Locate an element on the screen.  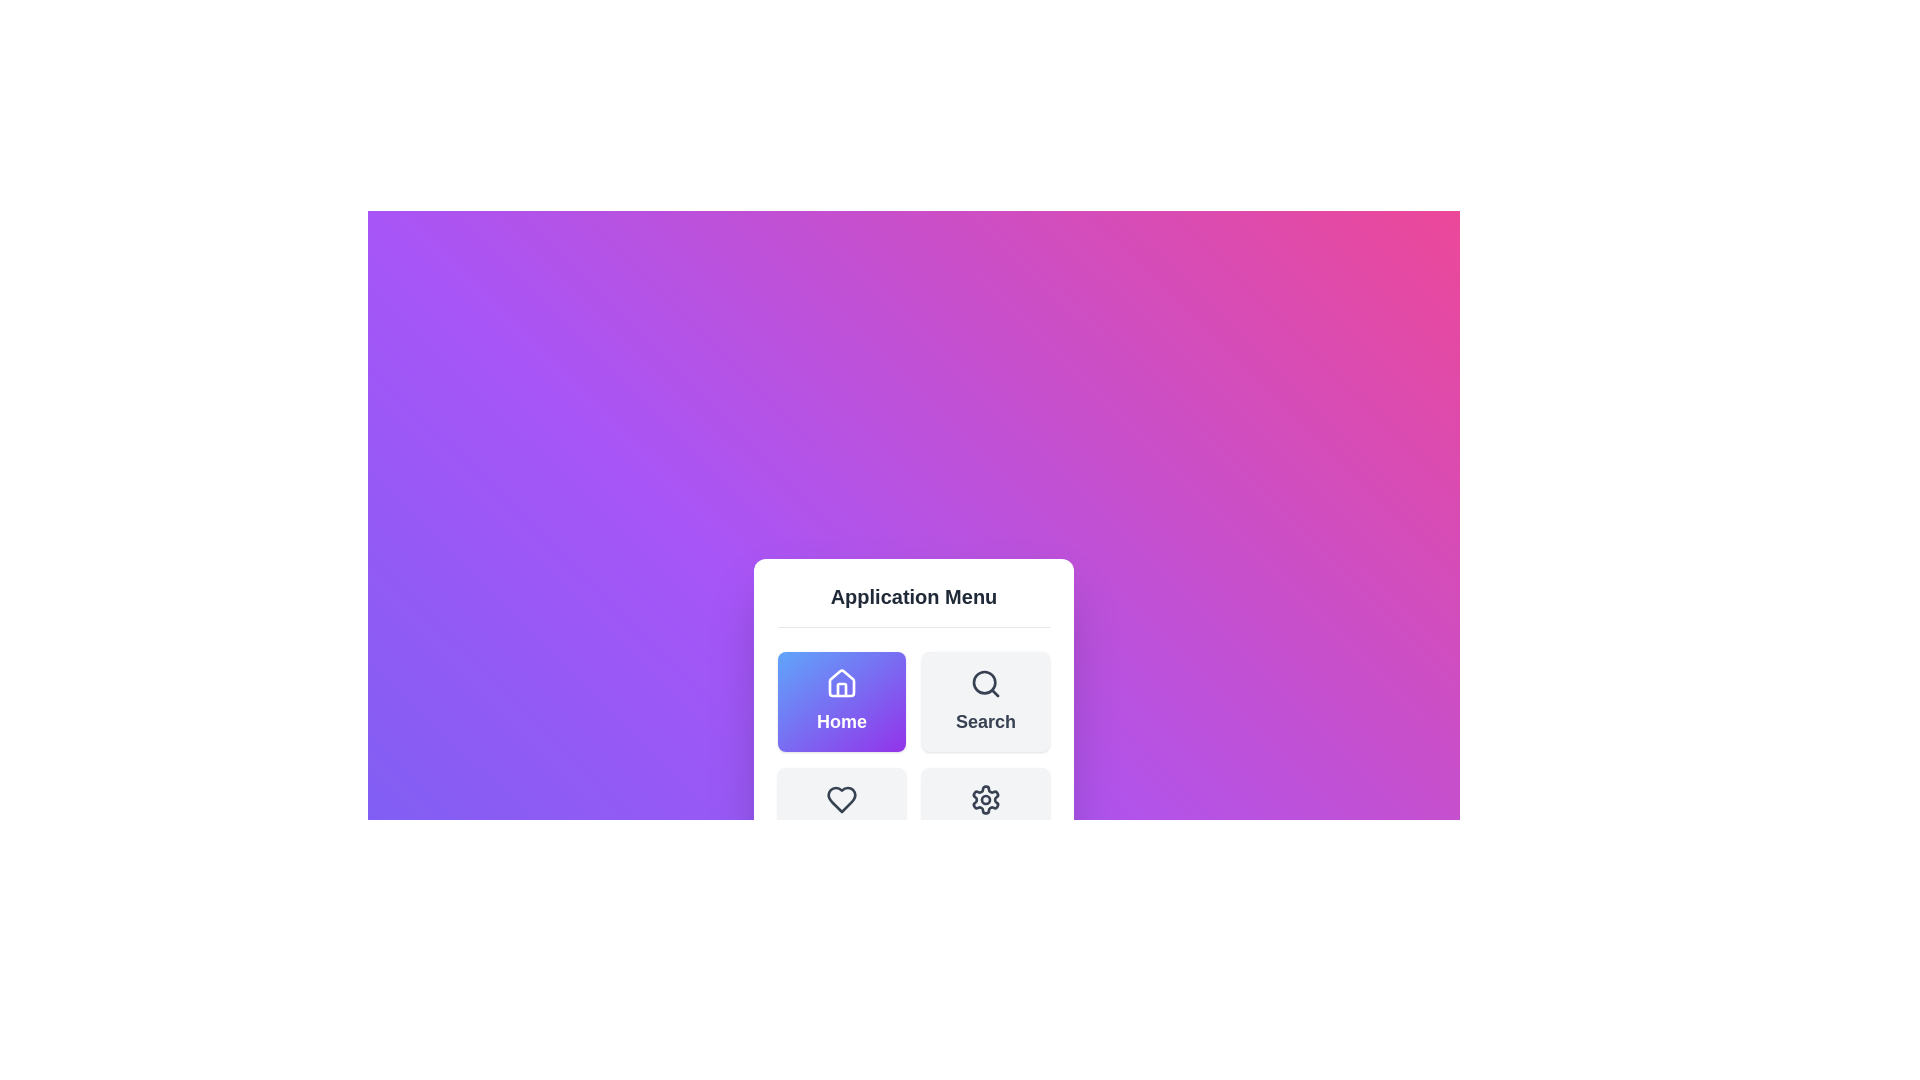
the 'Home' menu item is located at coordinates (841, 700).